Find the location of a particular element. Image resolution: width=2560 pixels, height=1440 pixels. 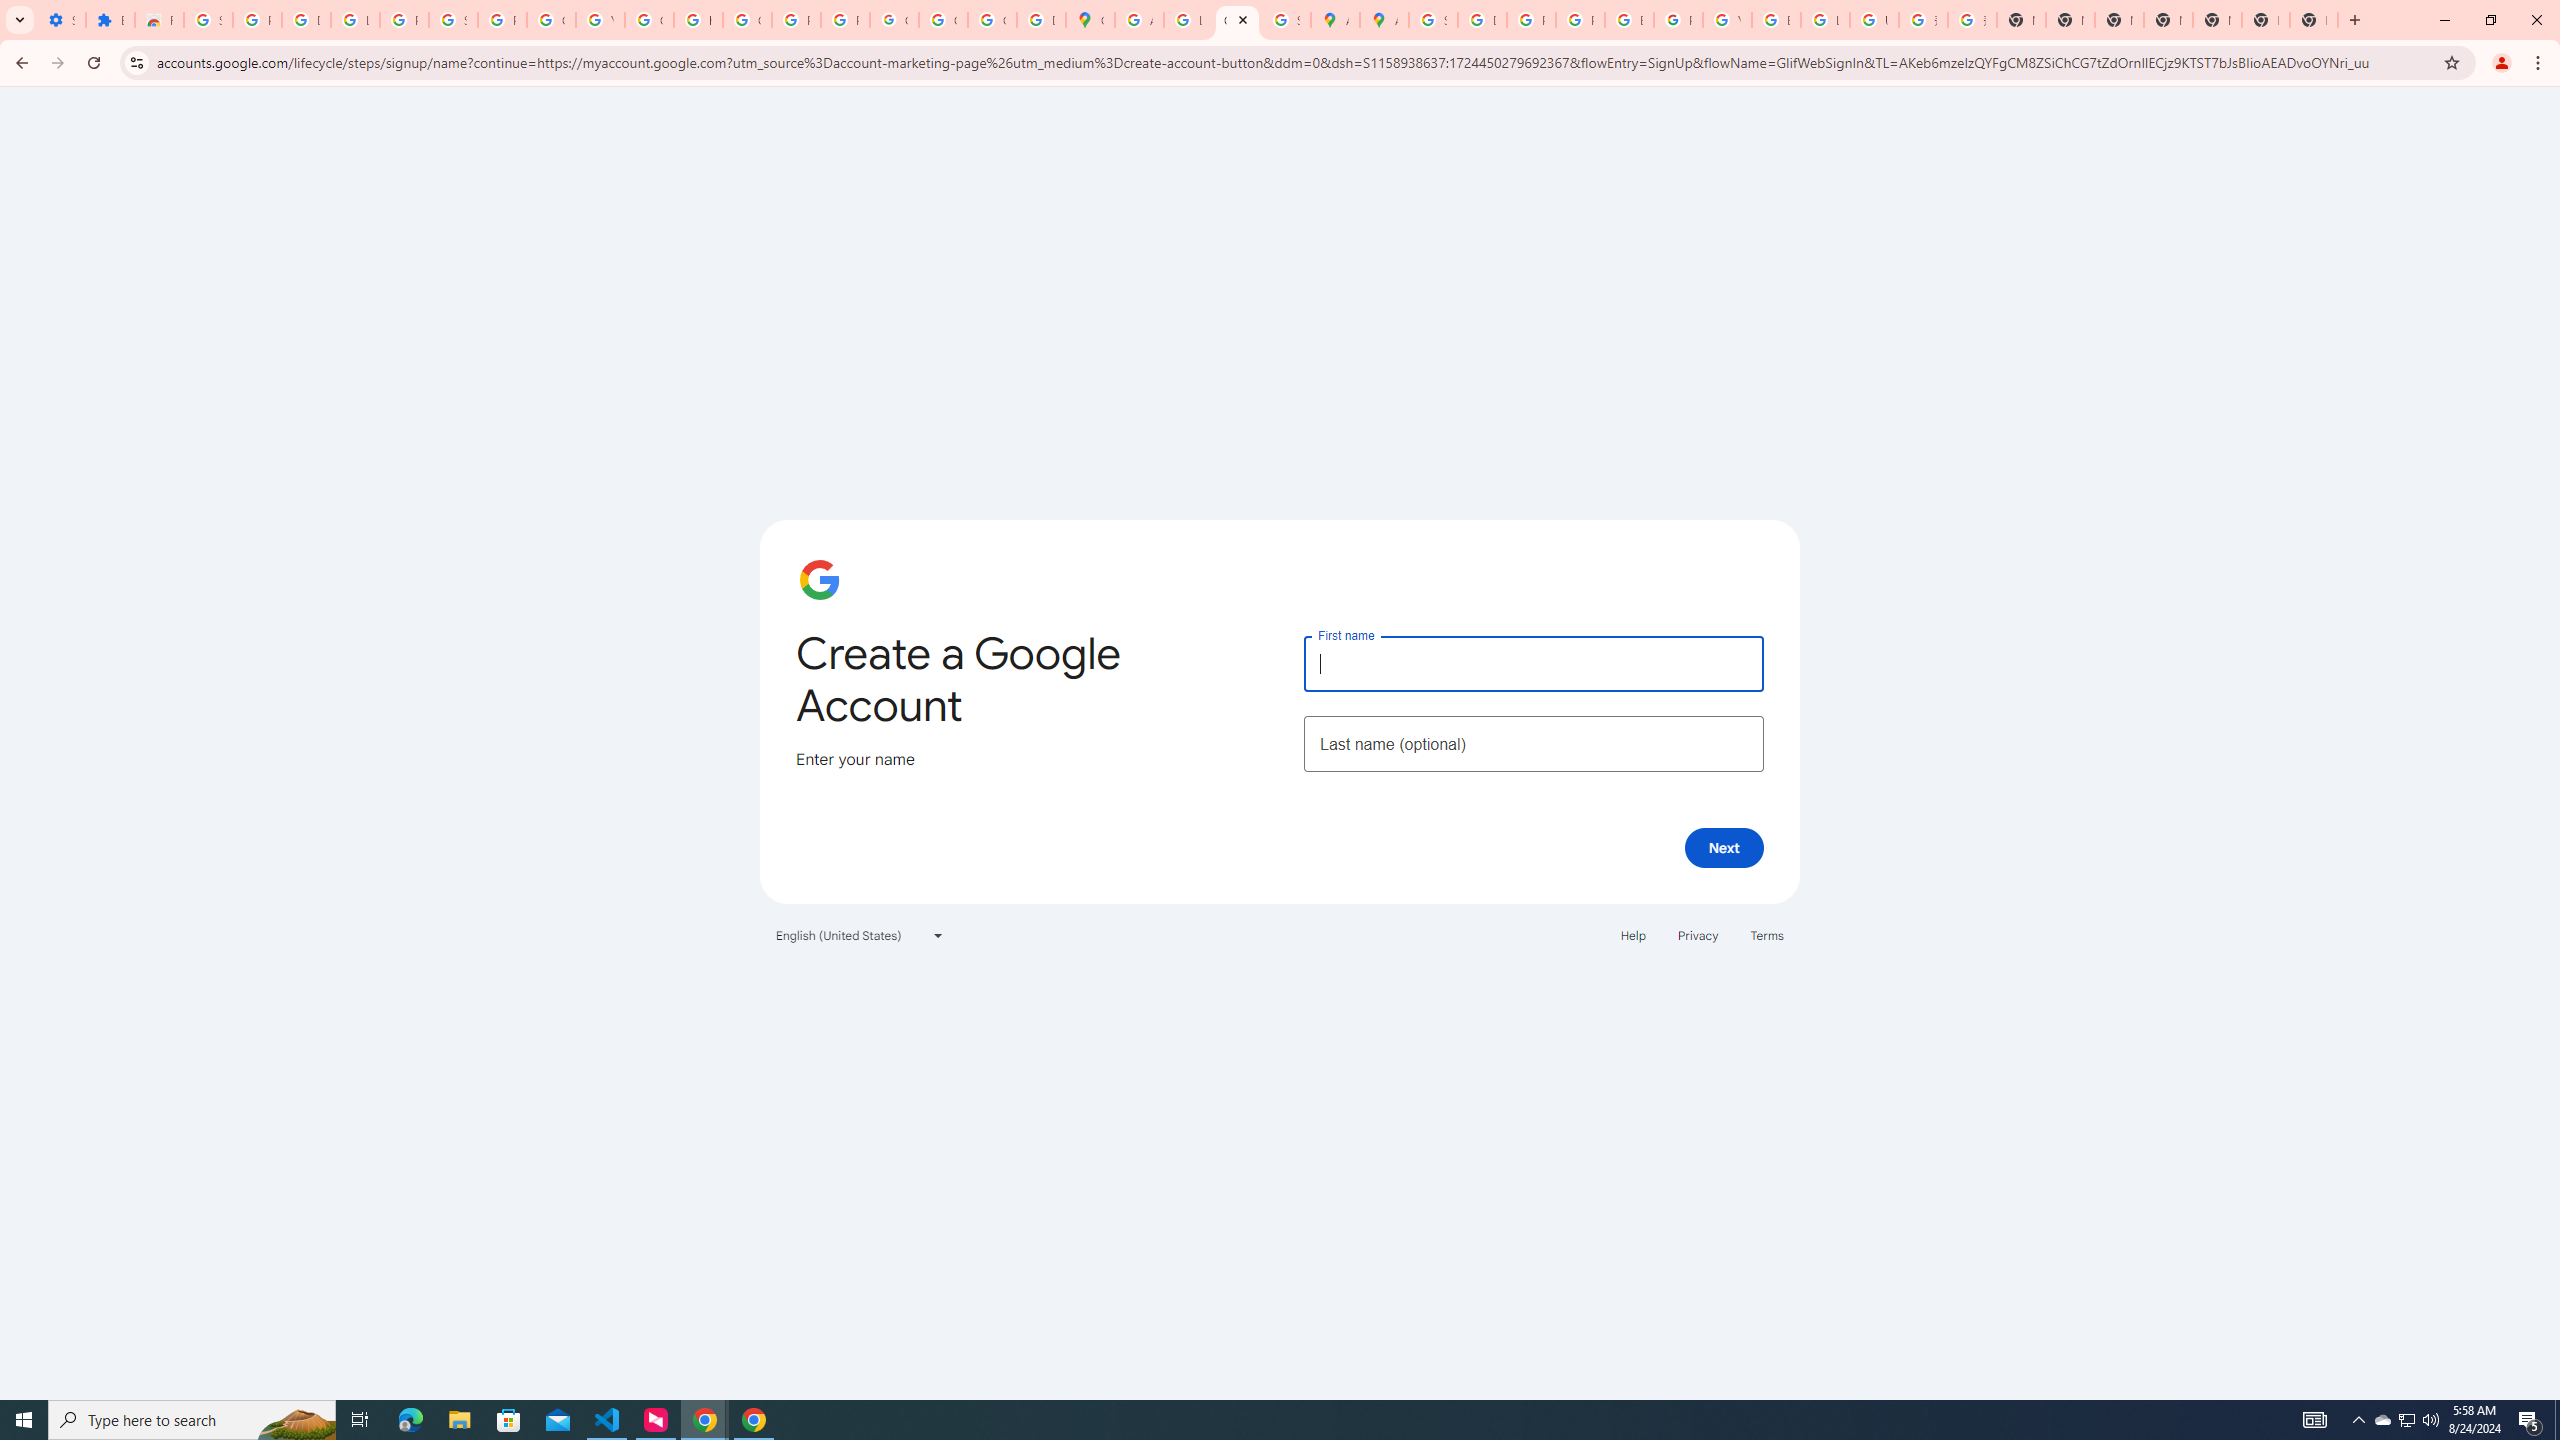

'New Tab' is located at coordinates (2265, 19).